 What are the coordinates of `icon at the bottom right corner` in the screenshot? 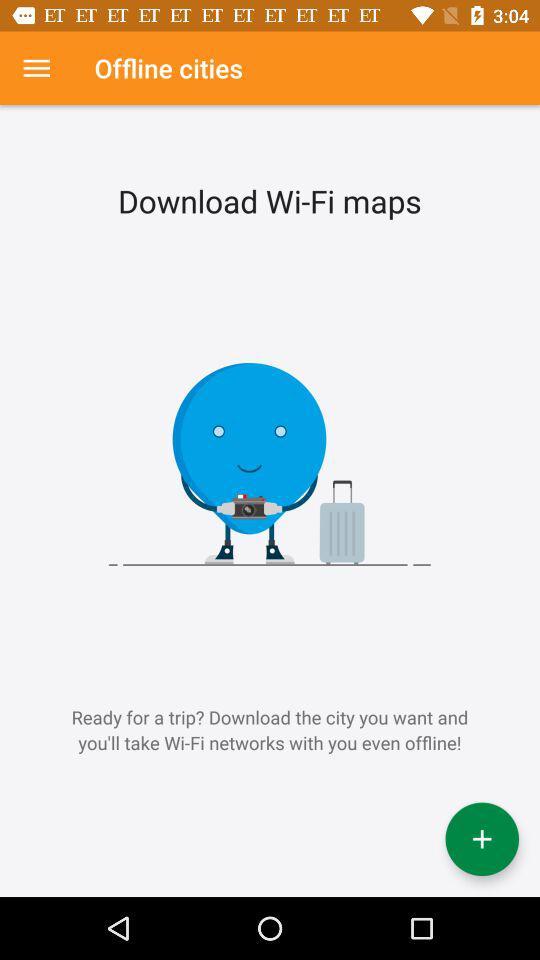 It's located at (481, 839).